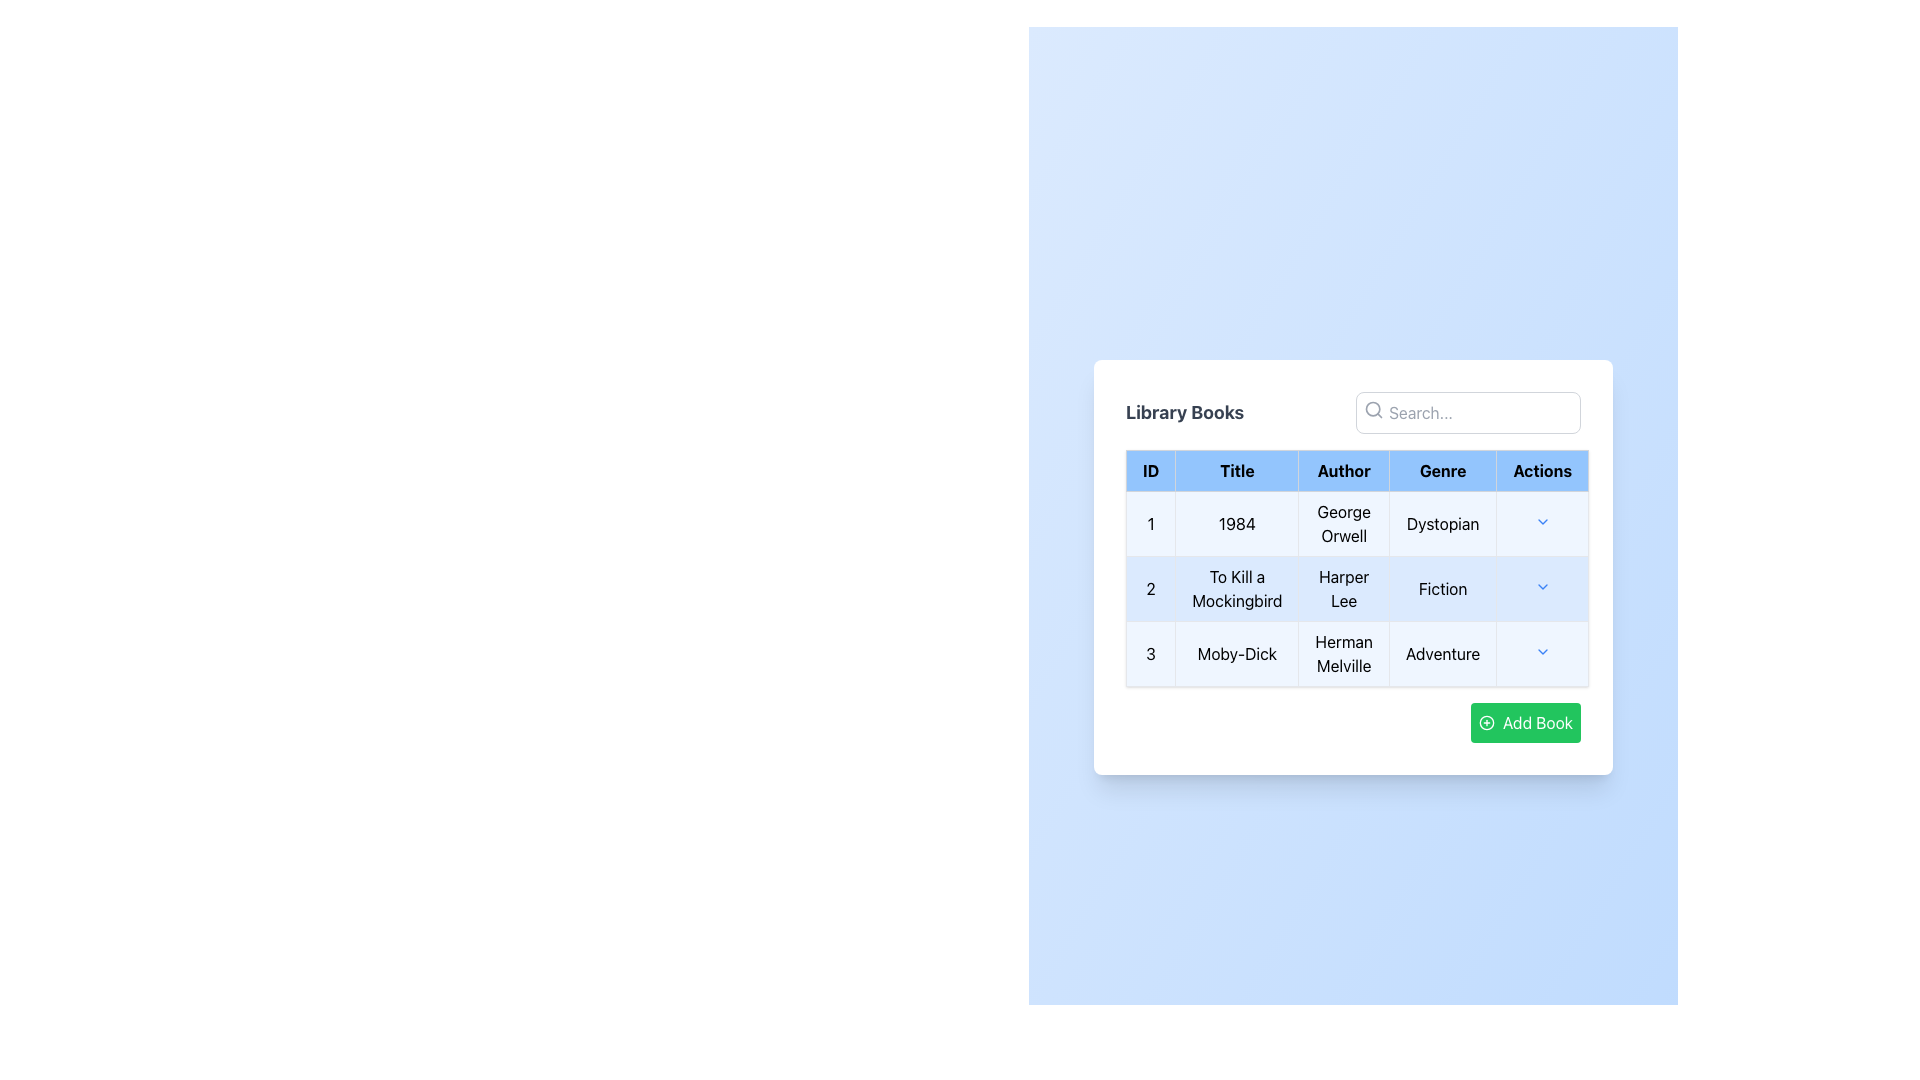 The width and height of the screenshot is (1920, 1080). I want to click on the static text display for the author of the book 'Moby-Dick', which is located in the third cell under the 'Author' column of the data table, so click(1344, 653).